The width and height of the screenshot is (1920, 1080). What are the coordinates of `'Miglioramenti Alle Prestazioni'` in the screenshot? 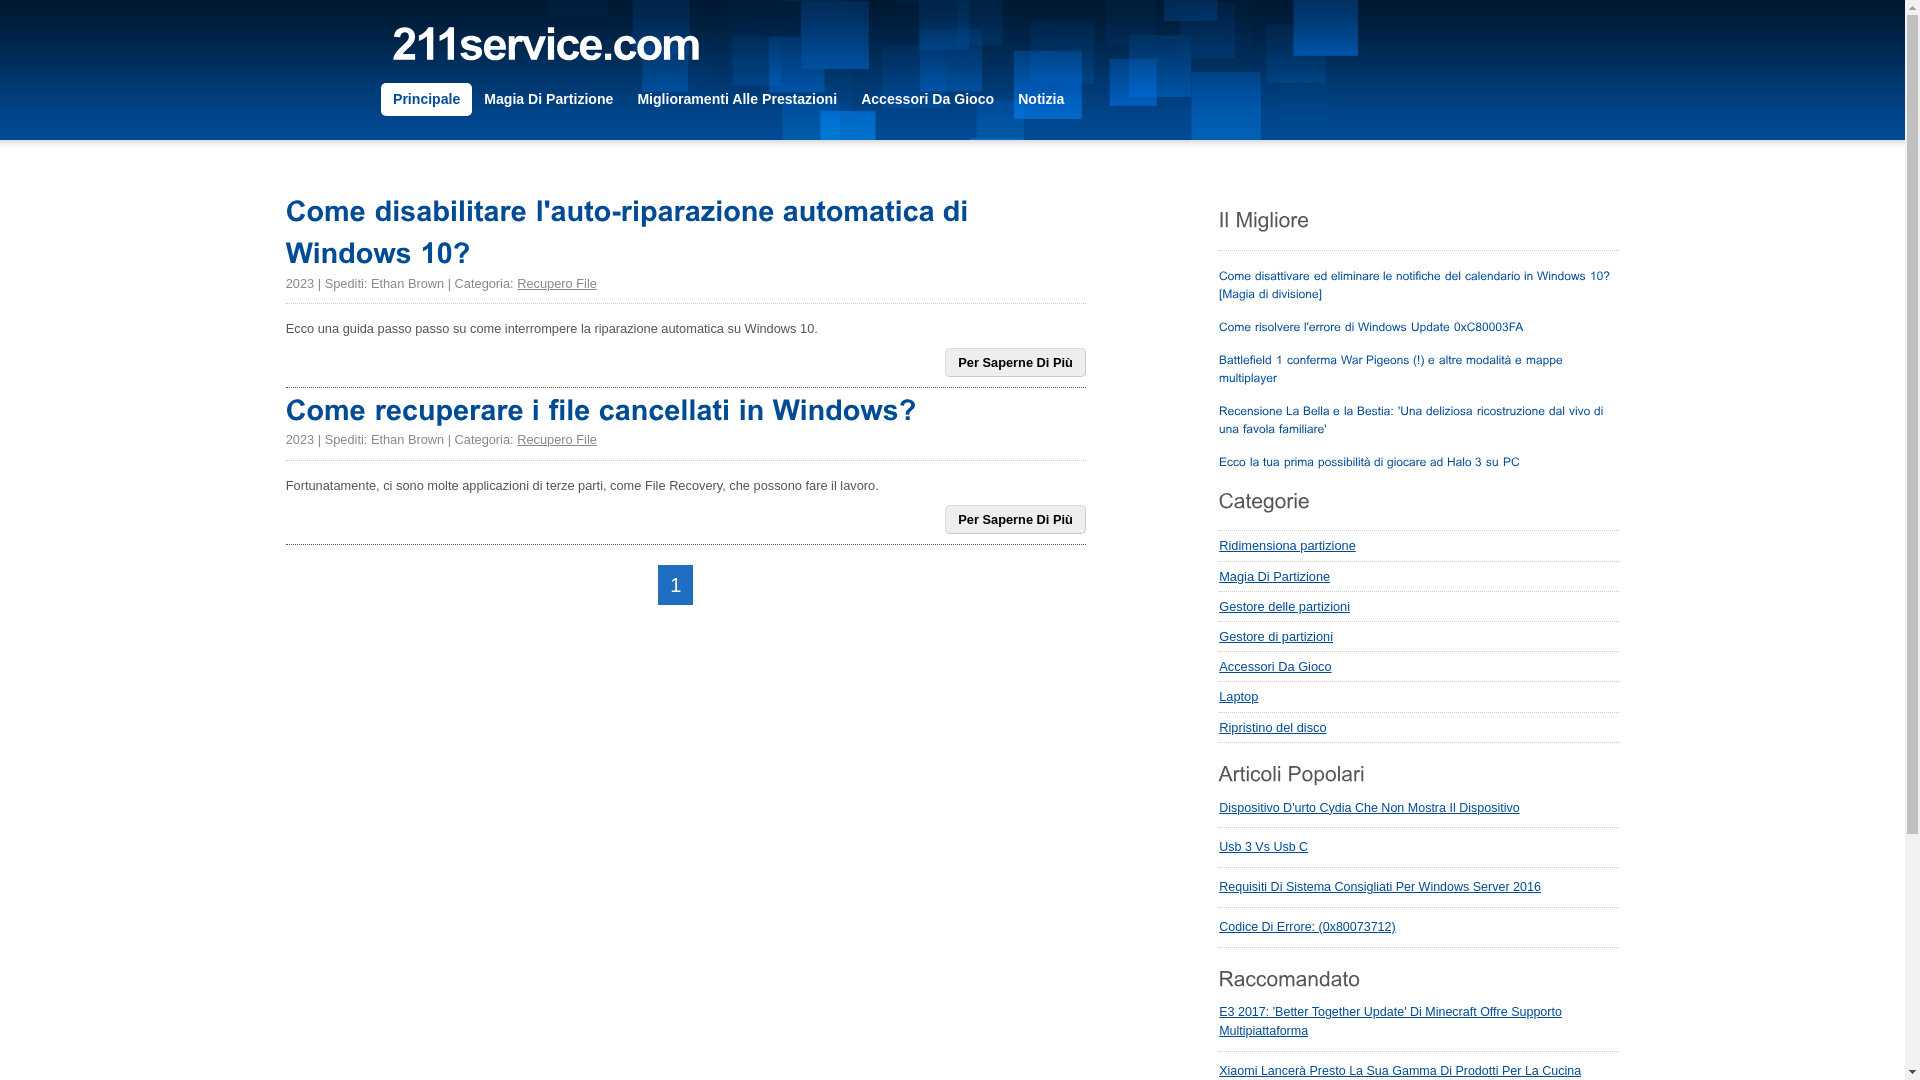 It's located at (736, 99).